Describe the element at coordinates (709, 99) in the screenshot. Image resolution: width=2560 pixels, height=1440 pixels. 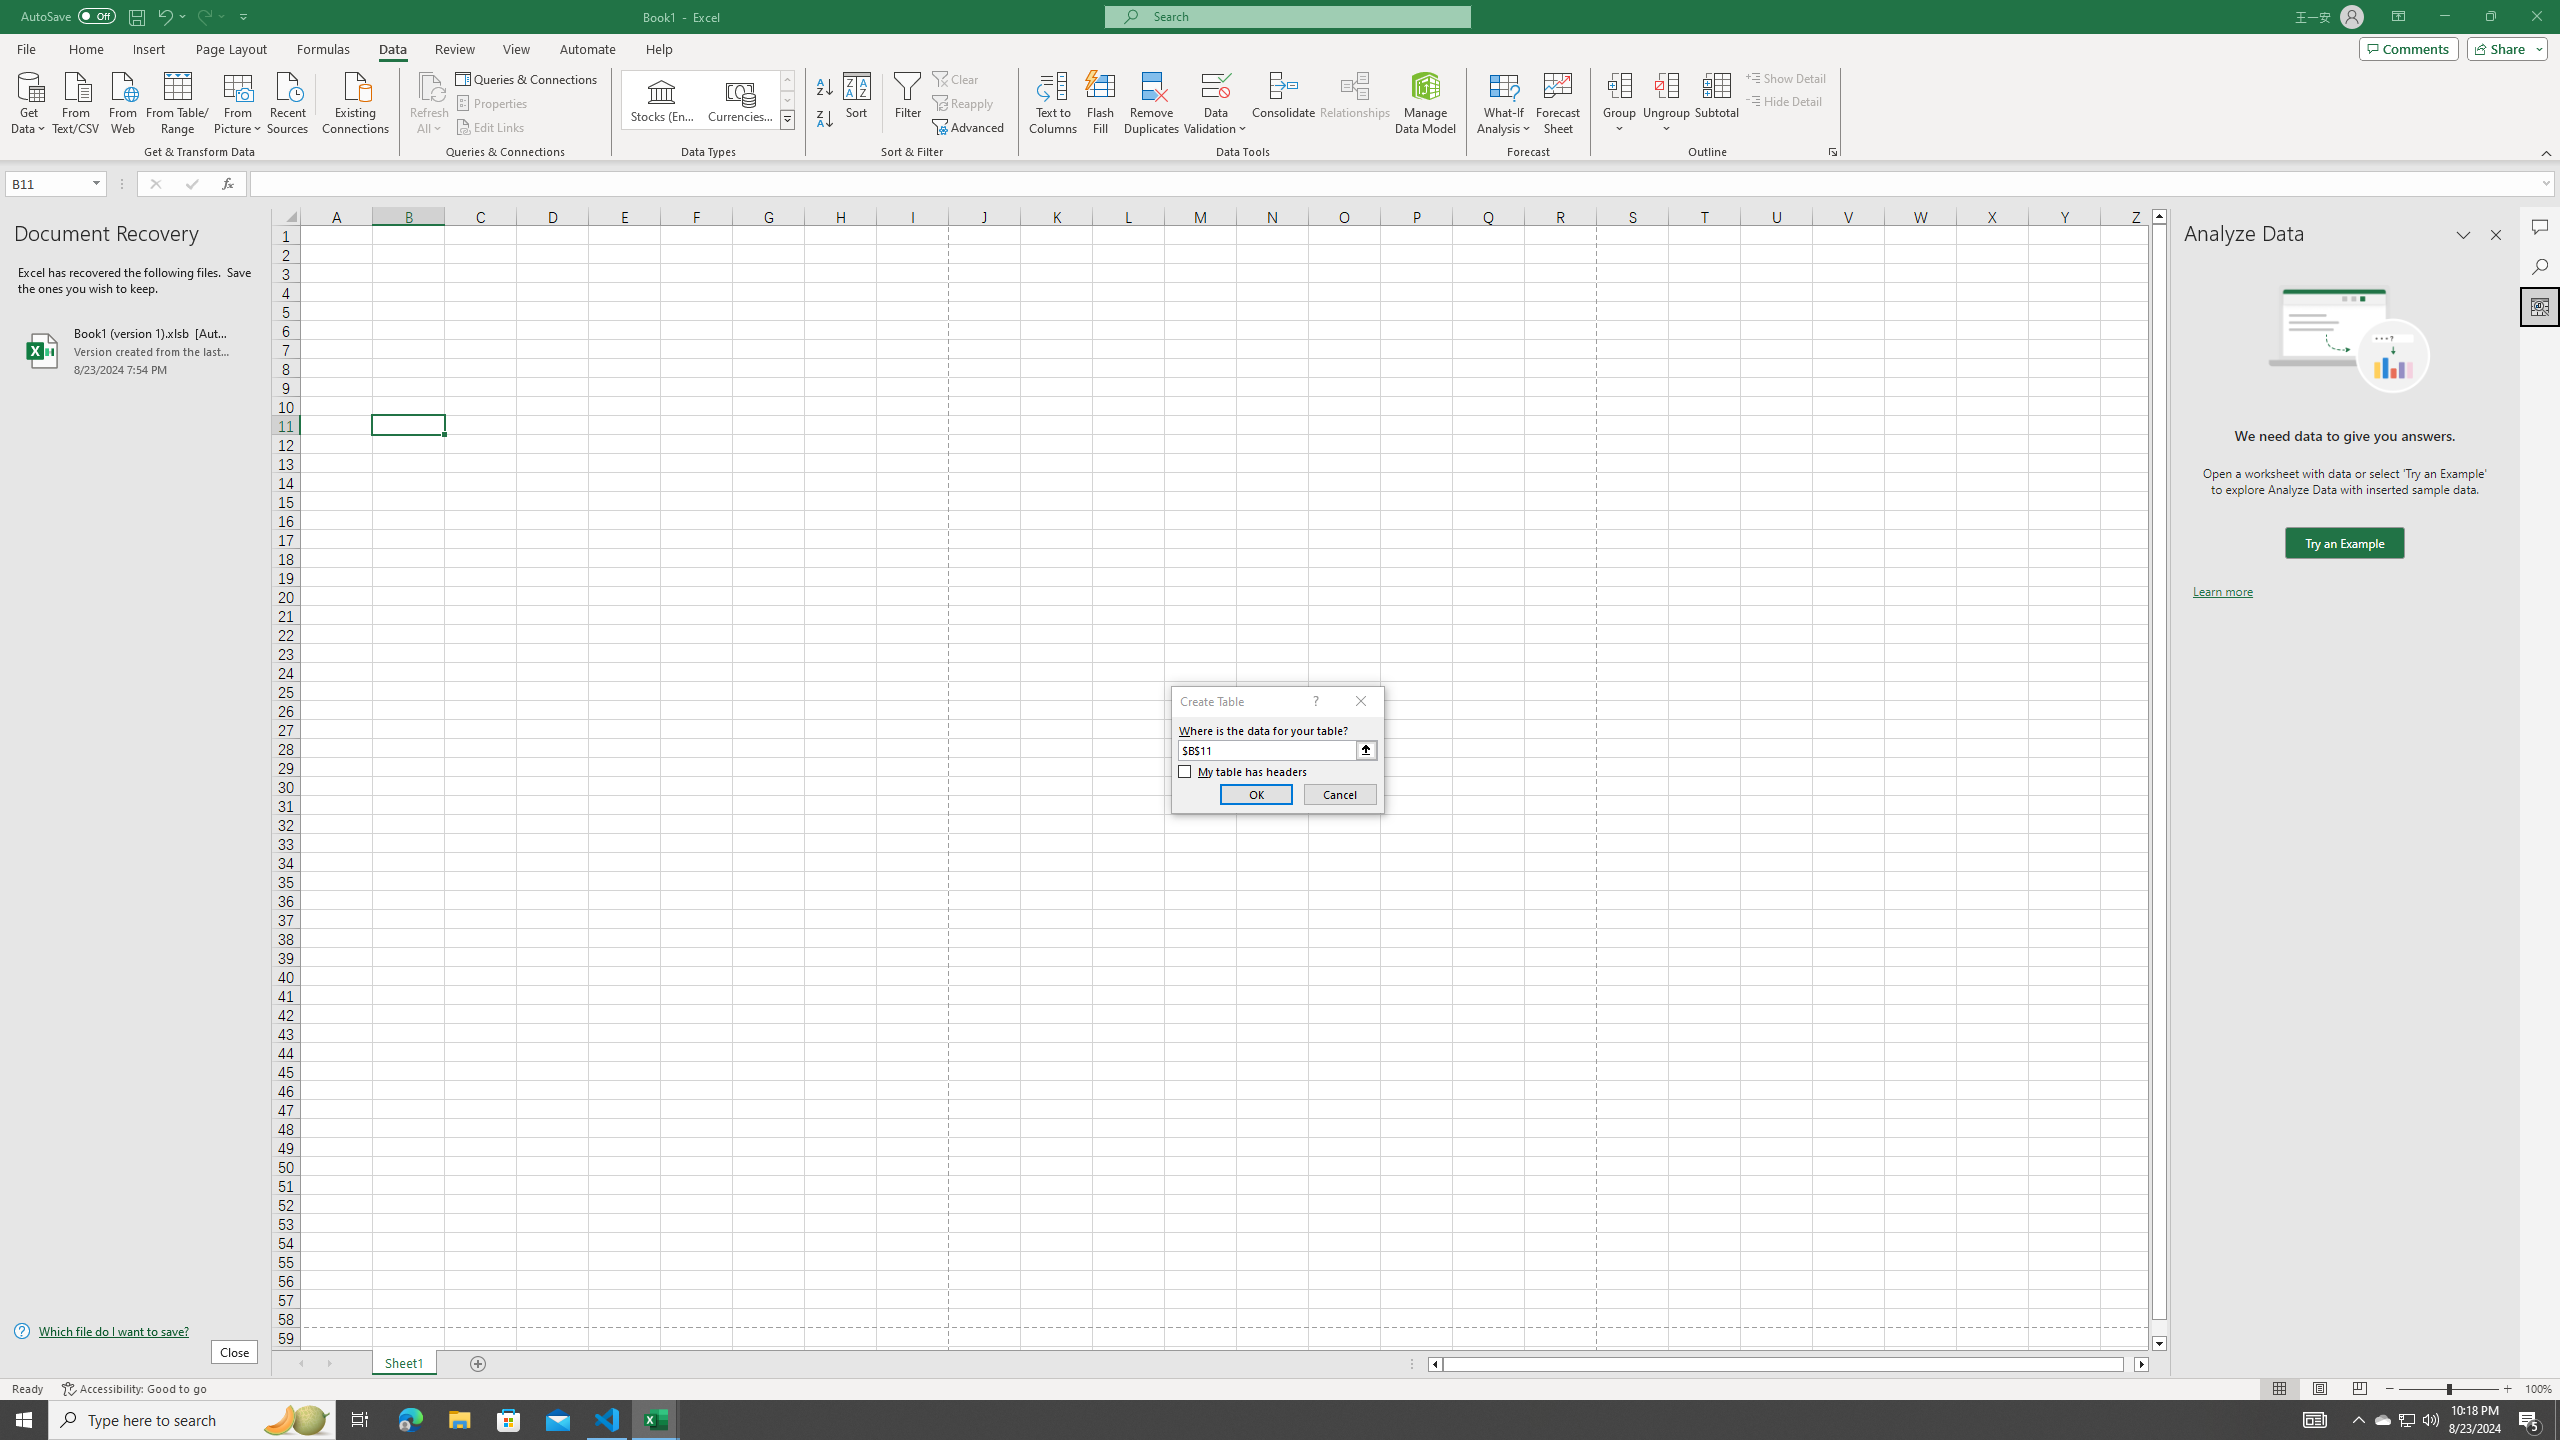
I see `'AutomationID: ConvertToLinkedEntity'` at that location.